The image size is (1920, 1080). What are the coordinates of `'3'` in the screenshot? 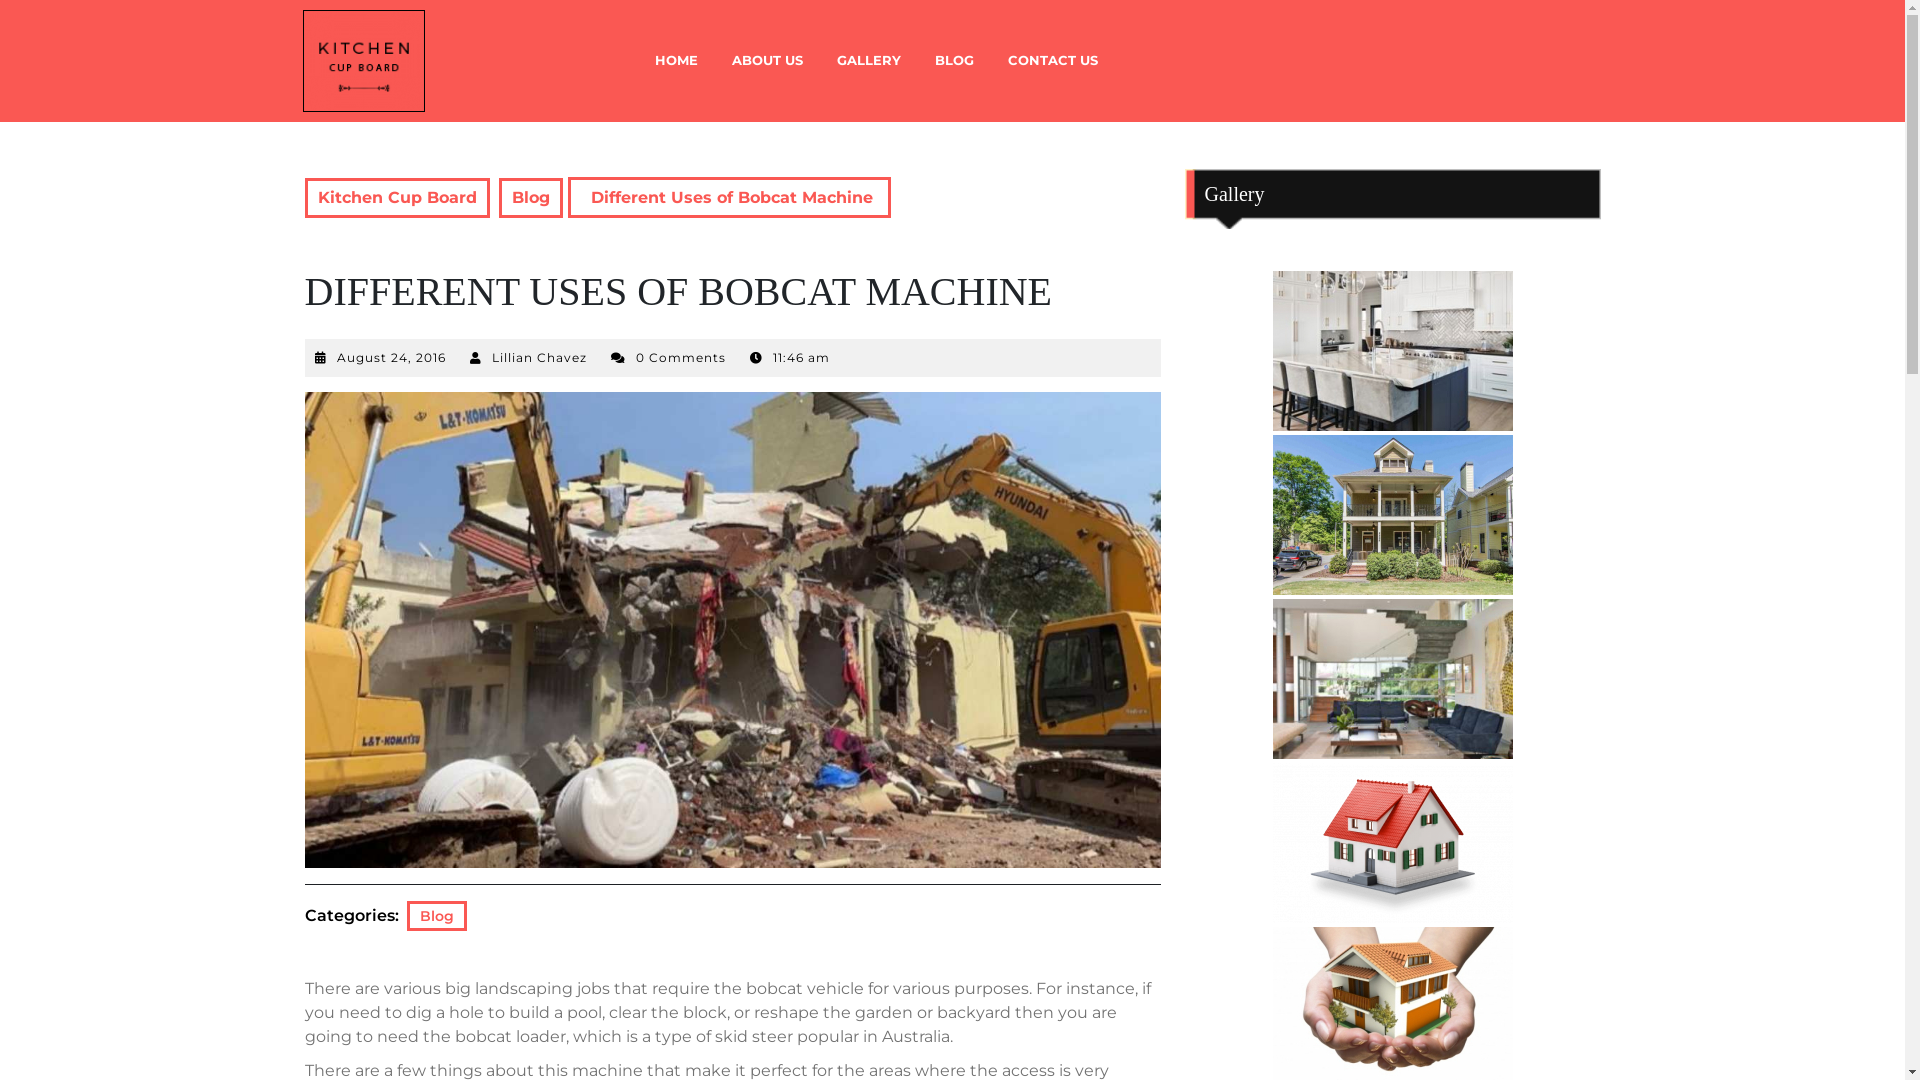 It's located at (1391, 677).